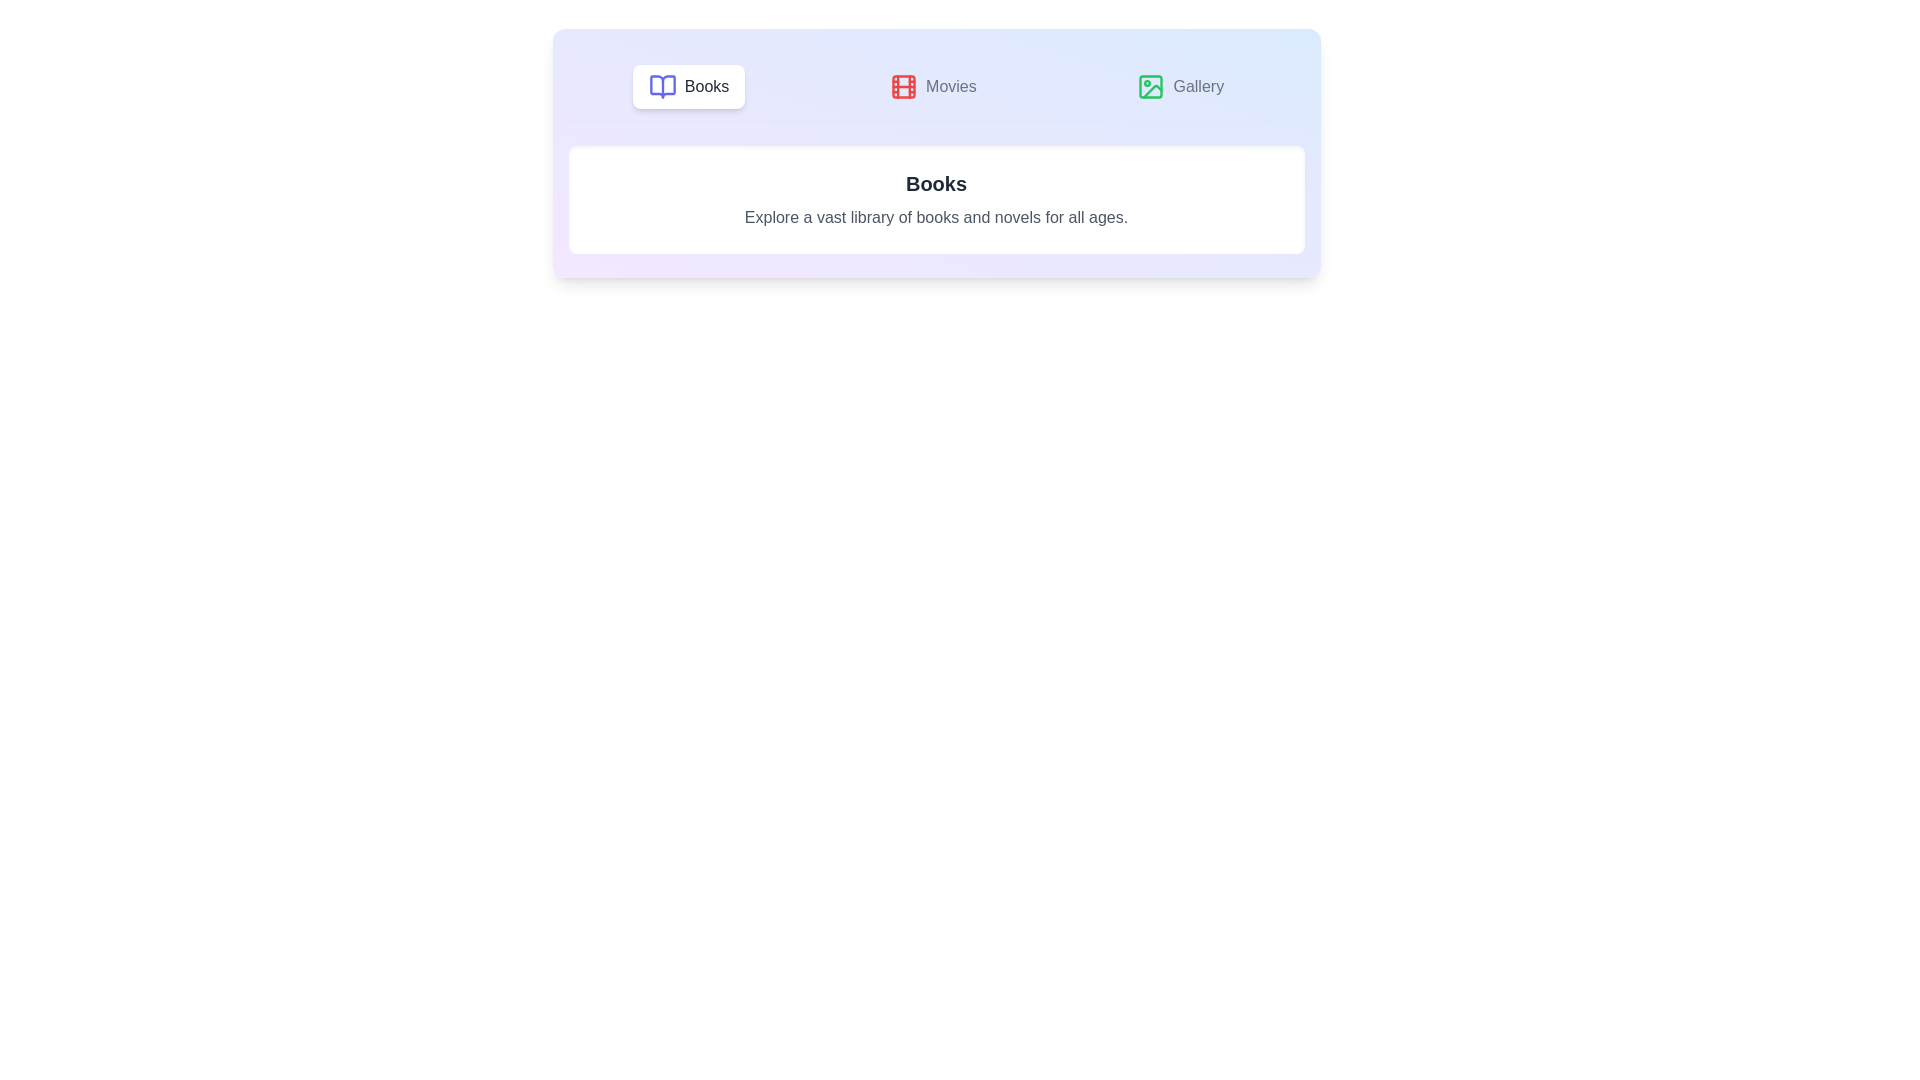 Image resolution: width=1920 pixels, height=1080 pixels. I want to click on the Movies tab to view its content, so click(931, 86).